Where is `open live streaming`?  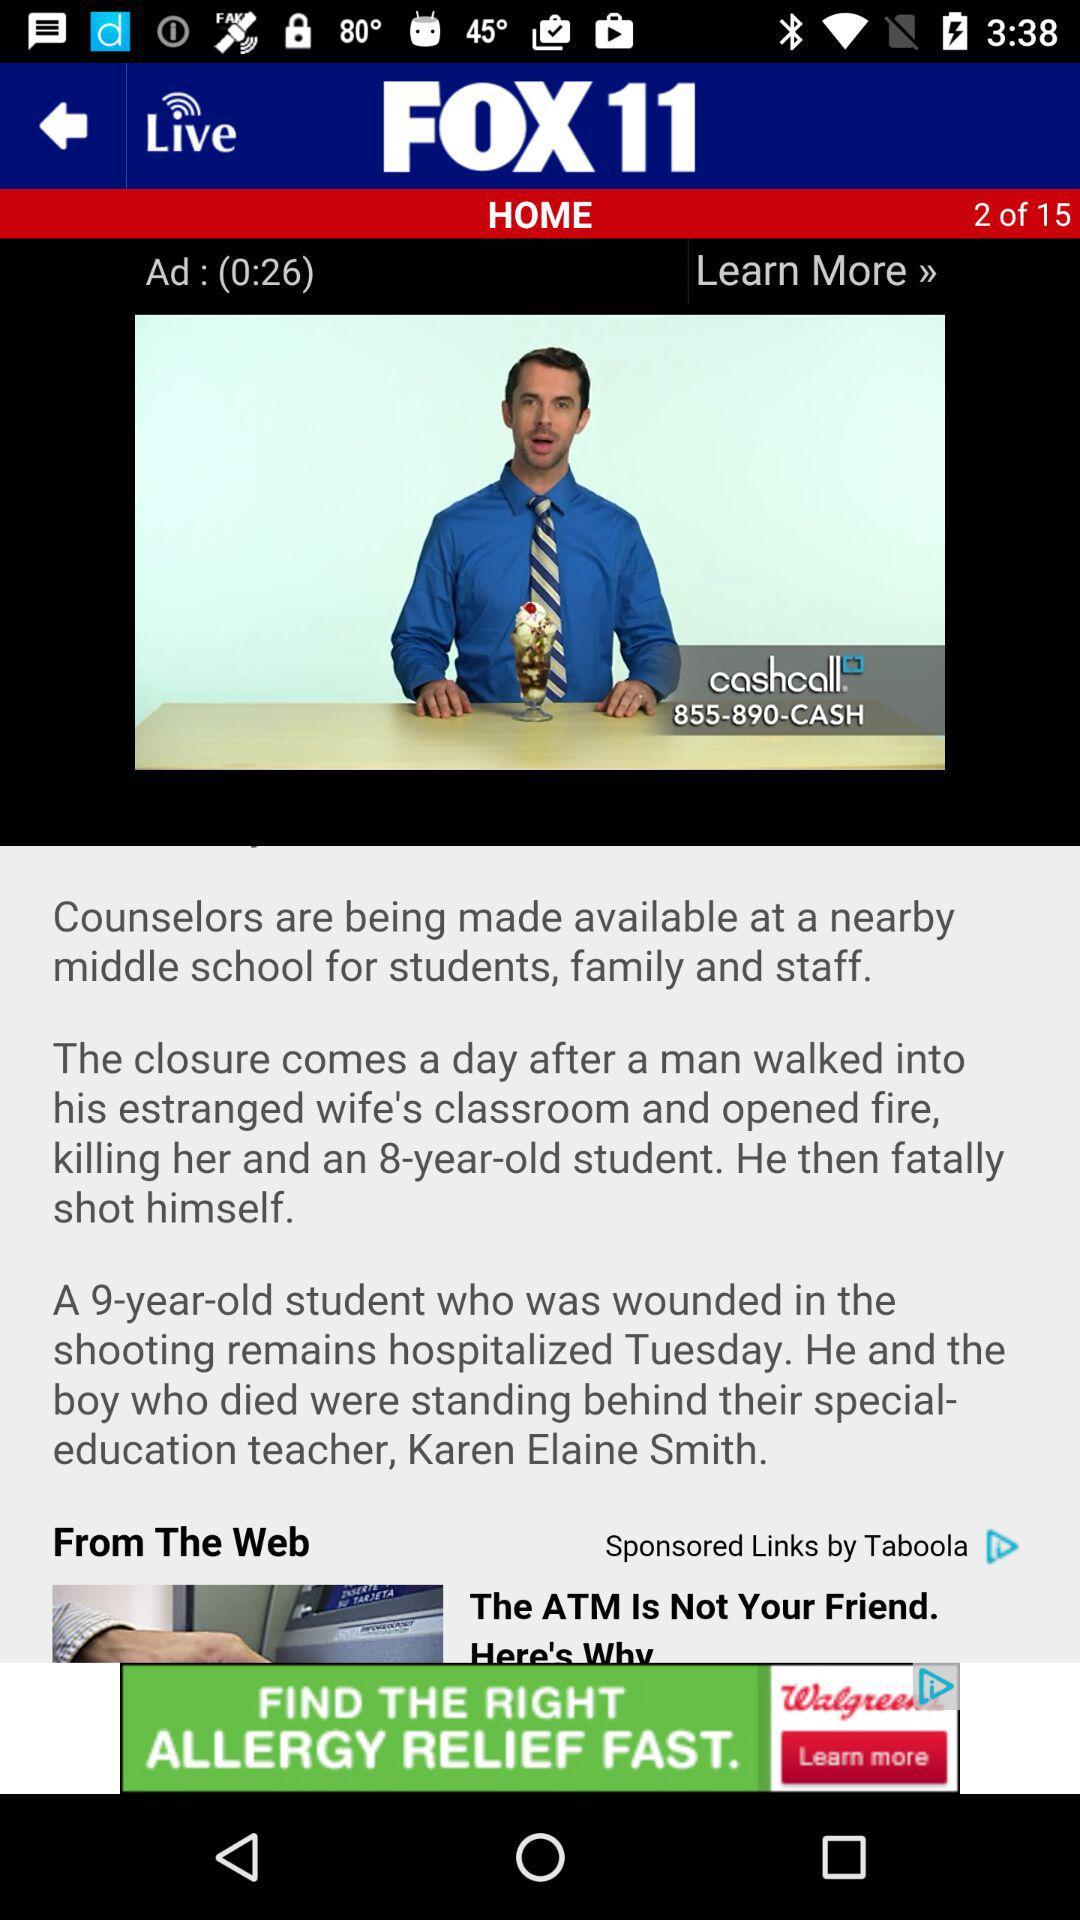 open live streaming is located at coordinates (189, 124).